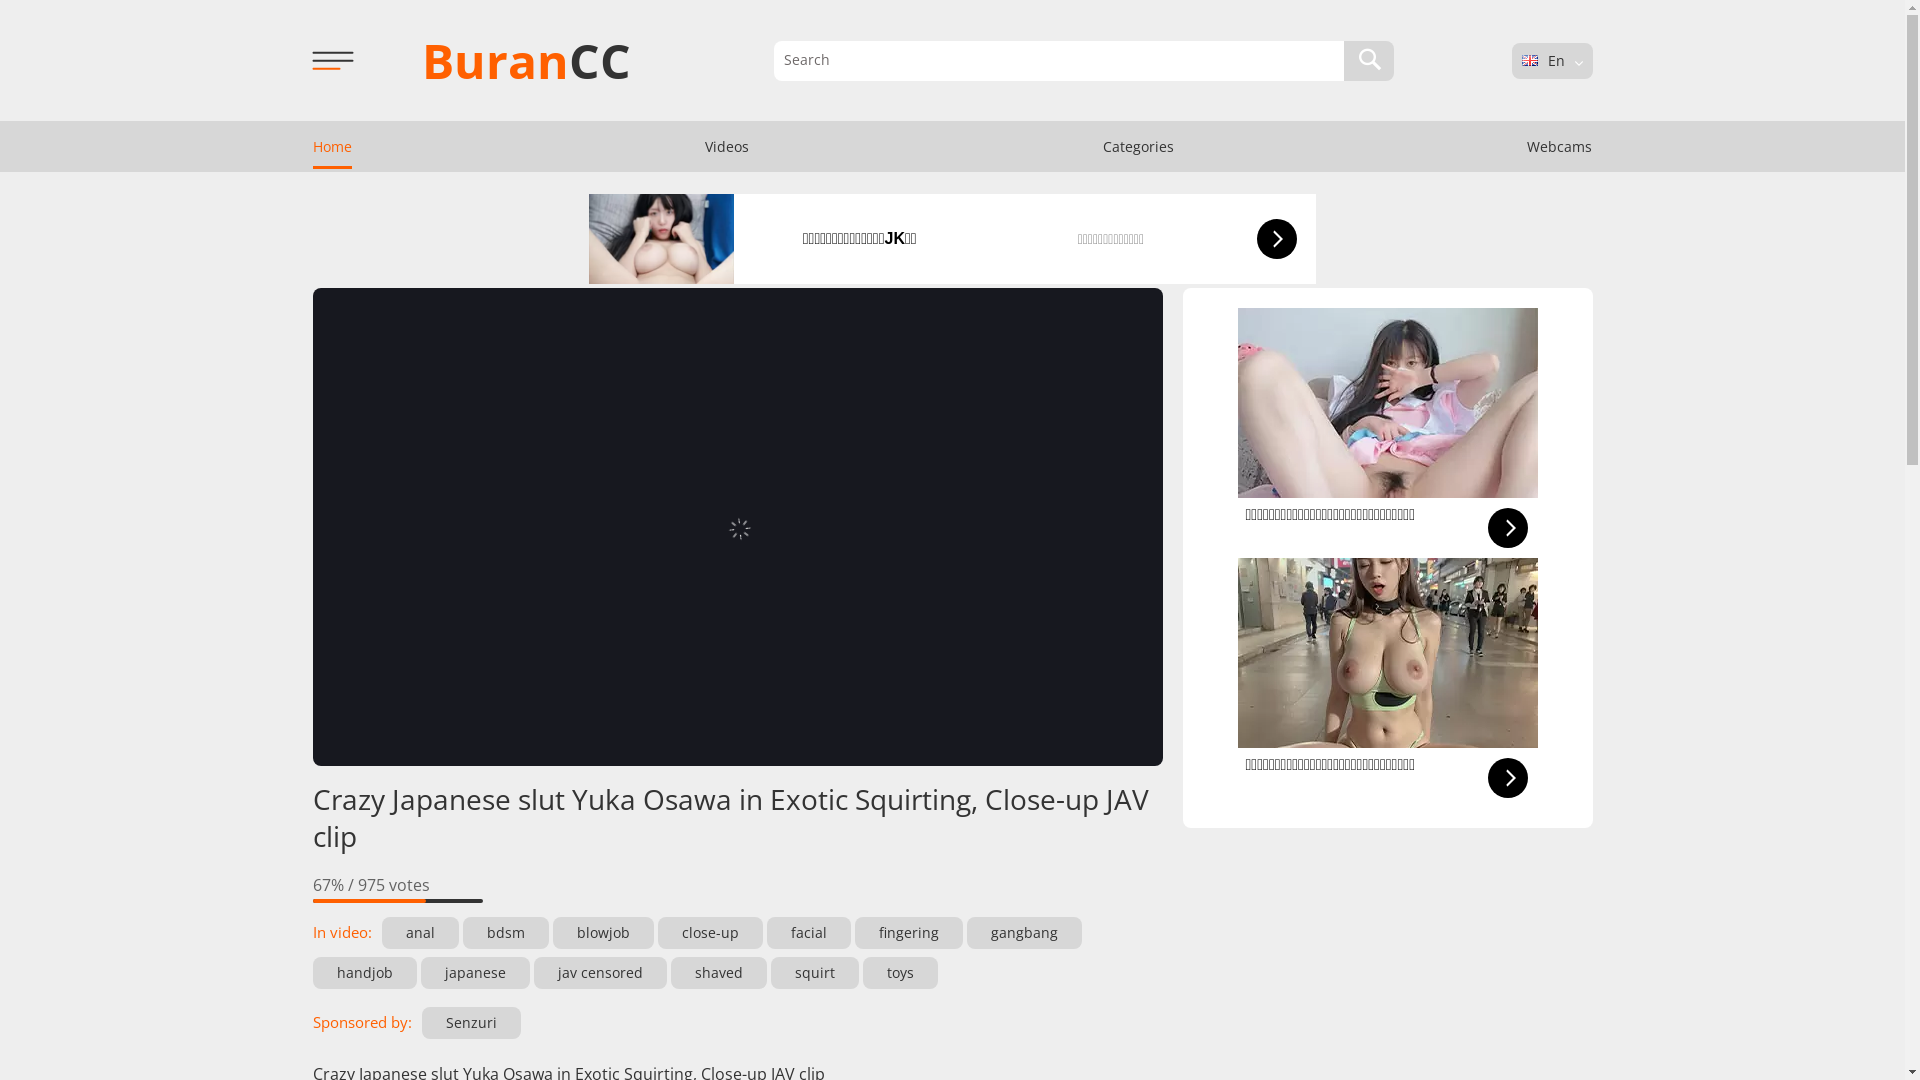  What do you see at coordinates (718, 971) in the screenshot?
I see `'shaved'` at bounding box center [718, 971].